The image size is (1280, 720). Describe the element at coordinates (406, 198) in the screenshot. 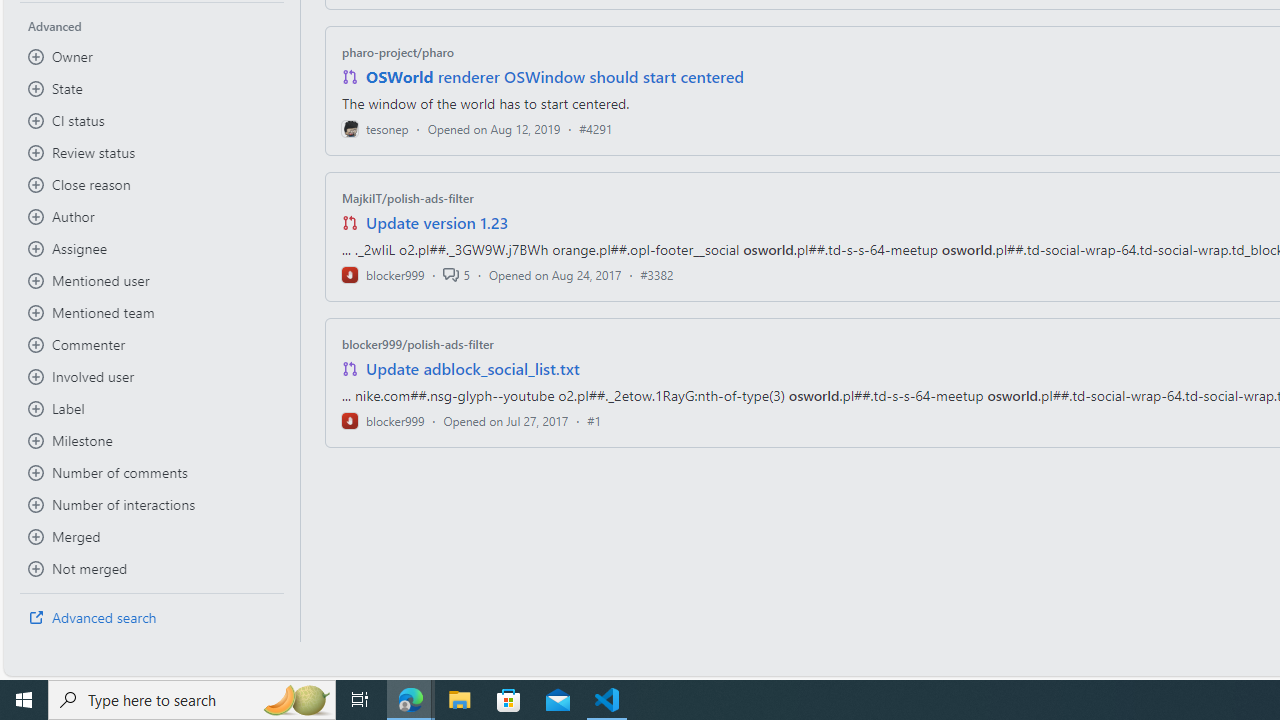

I see `'MajkiIT/polish-ads-filter'` at that location.